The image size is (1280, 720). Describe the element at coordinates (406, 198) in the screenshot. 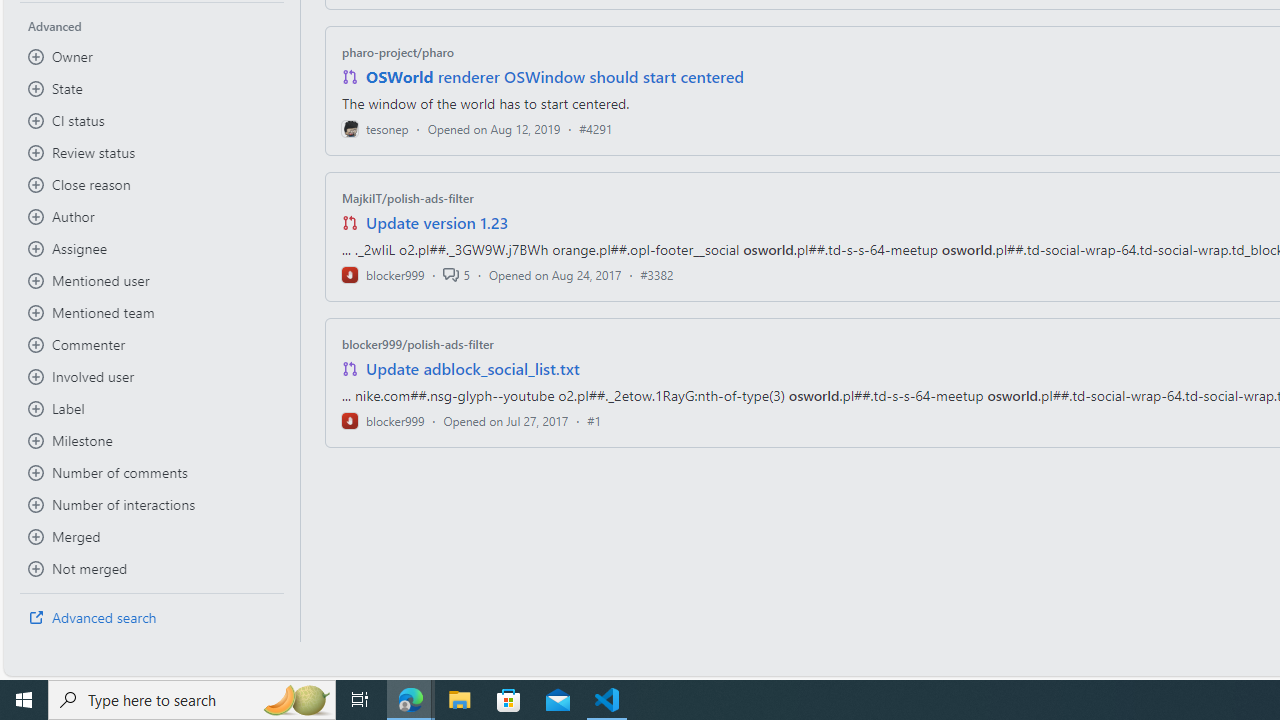

I see `'MajkiIT/polish-ads-filter'` at that location.